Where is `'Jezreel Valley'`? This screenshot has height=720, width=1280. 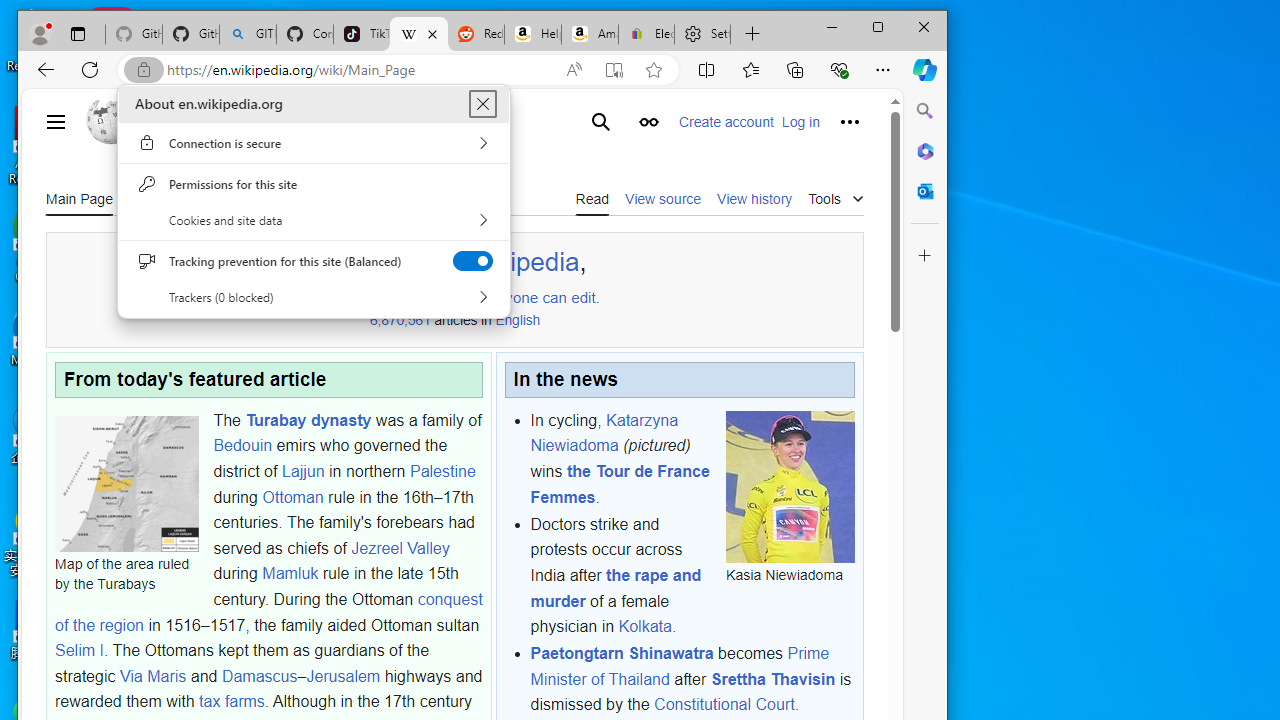 'Jezreel Valley' is located at coordinates (400, 548).